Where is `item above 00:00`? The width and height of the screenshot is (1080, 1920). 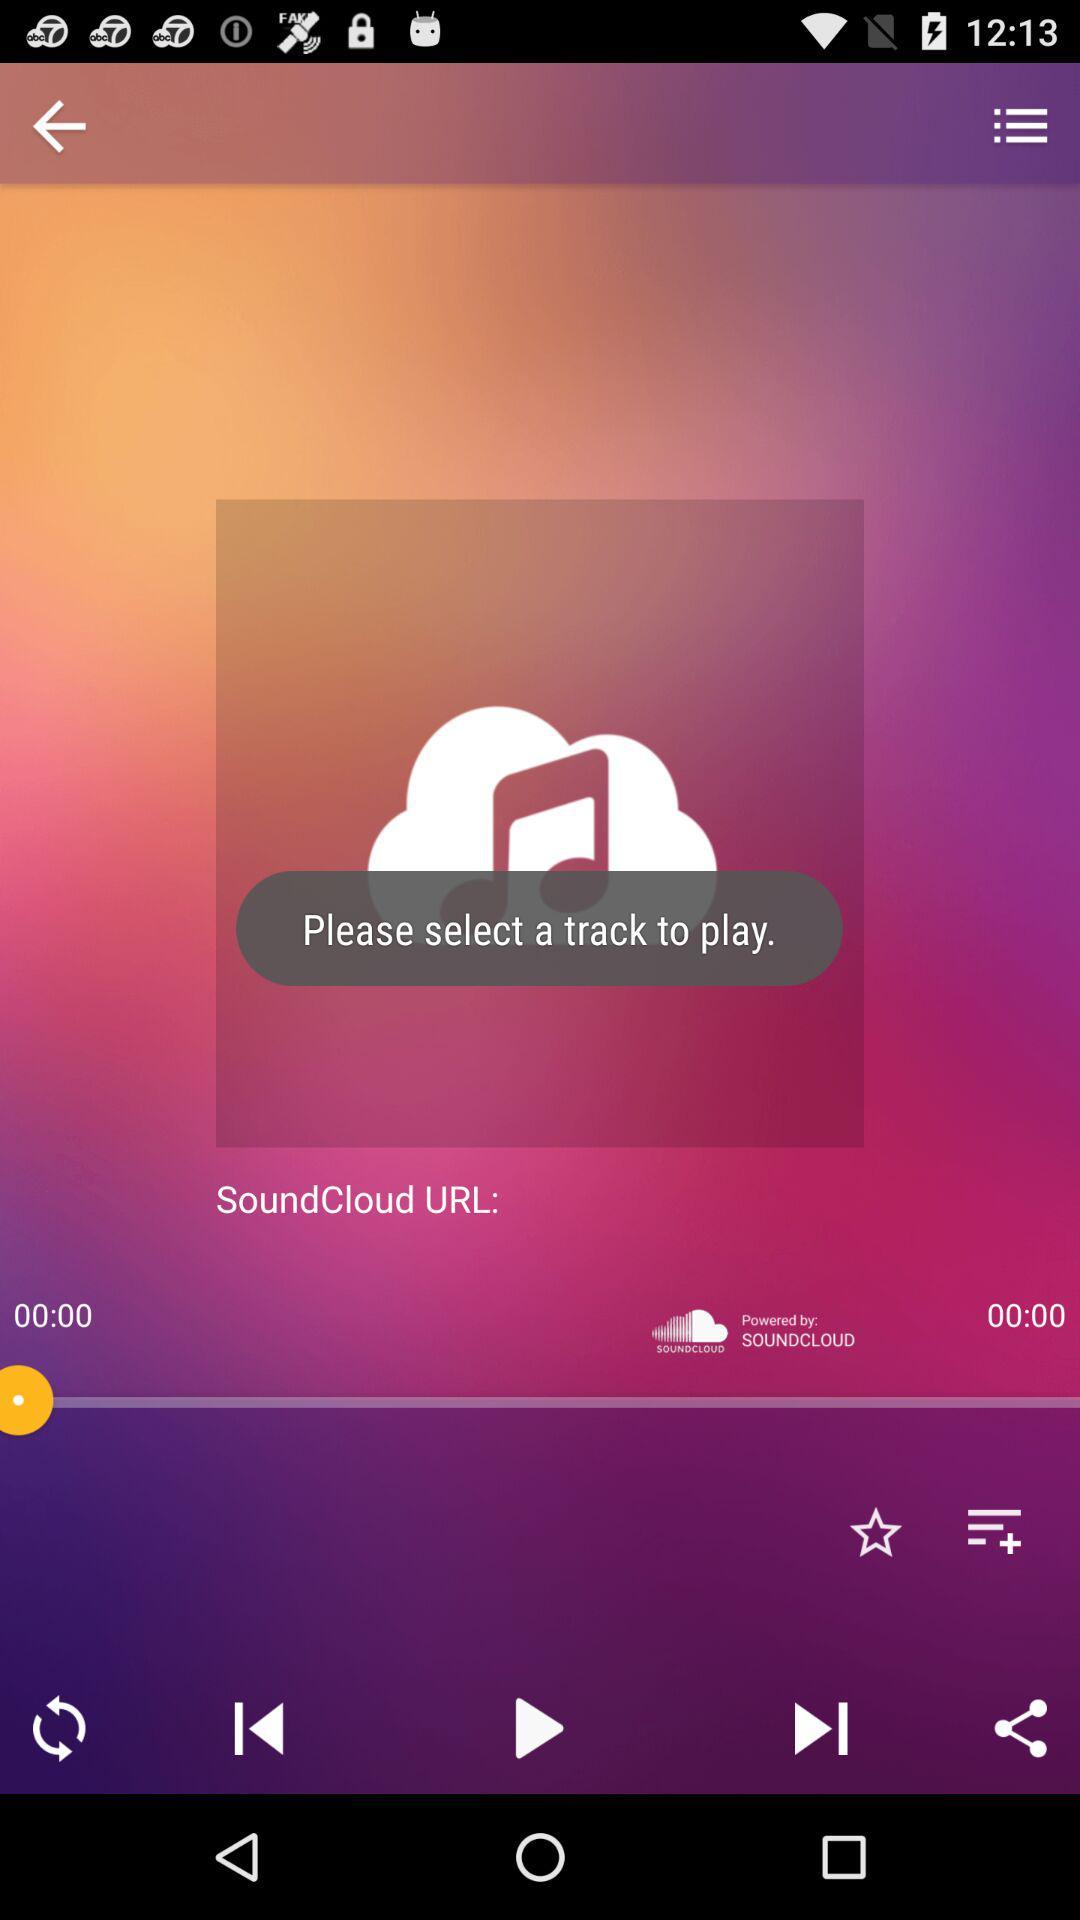 item above 00:00 is located at coordinates (1020, 127).